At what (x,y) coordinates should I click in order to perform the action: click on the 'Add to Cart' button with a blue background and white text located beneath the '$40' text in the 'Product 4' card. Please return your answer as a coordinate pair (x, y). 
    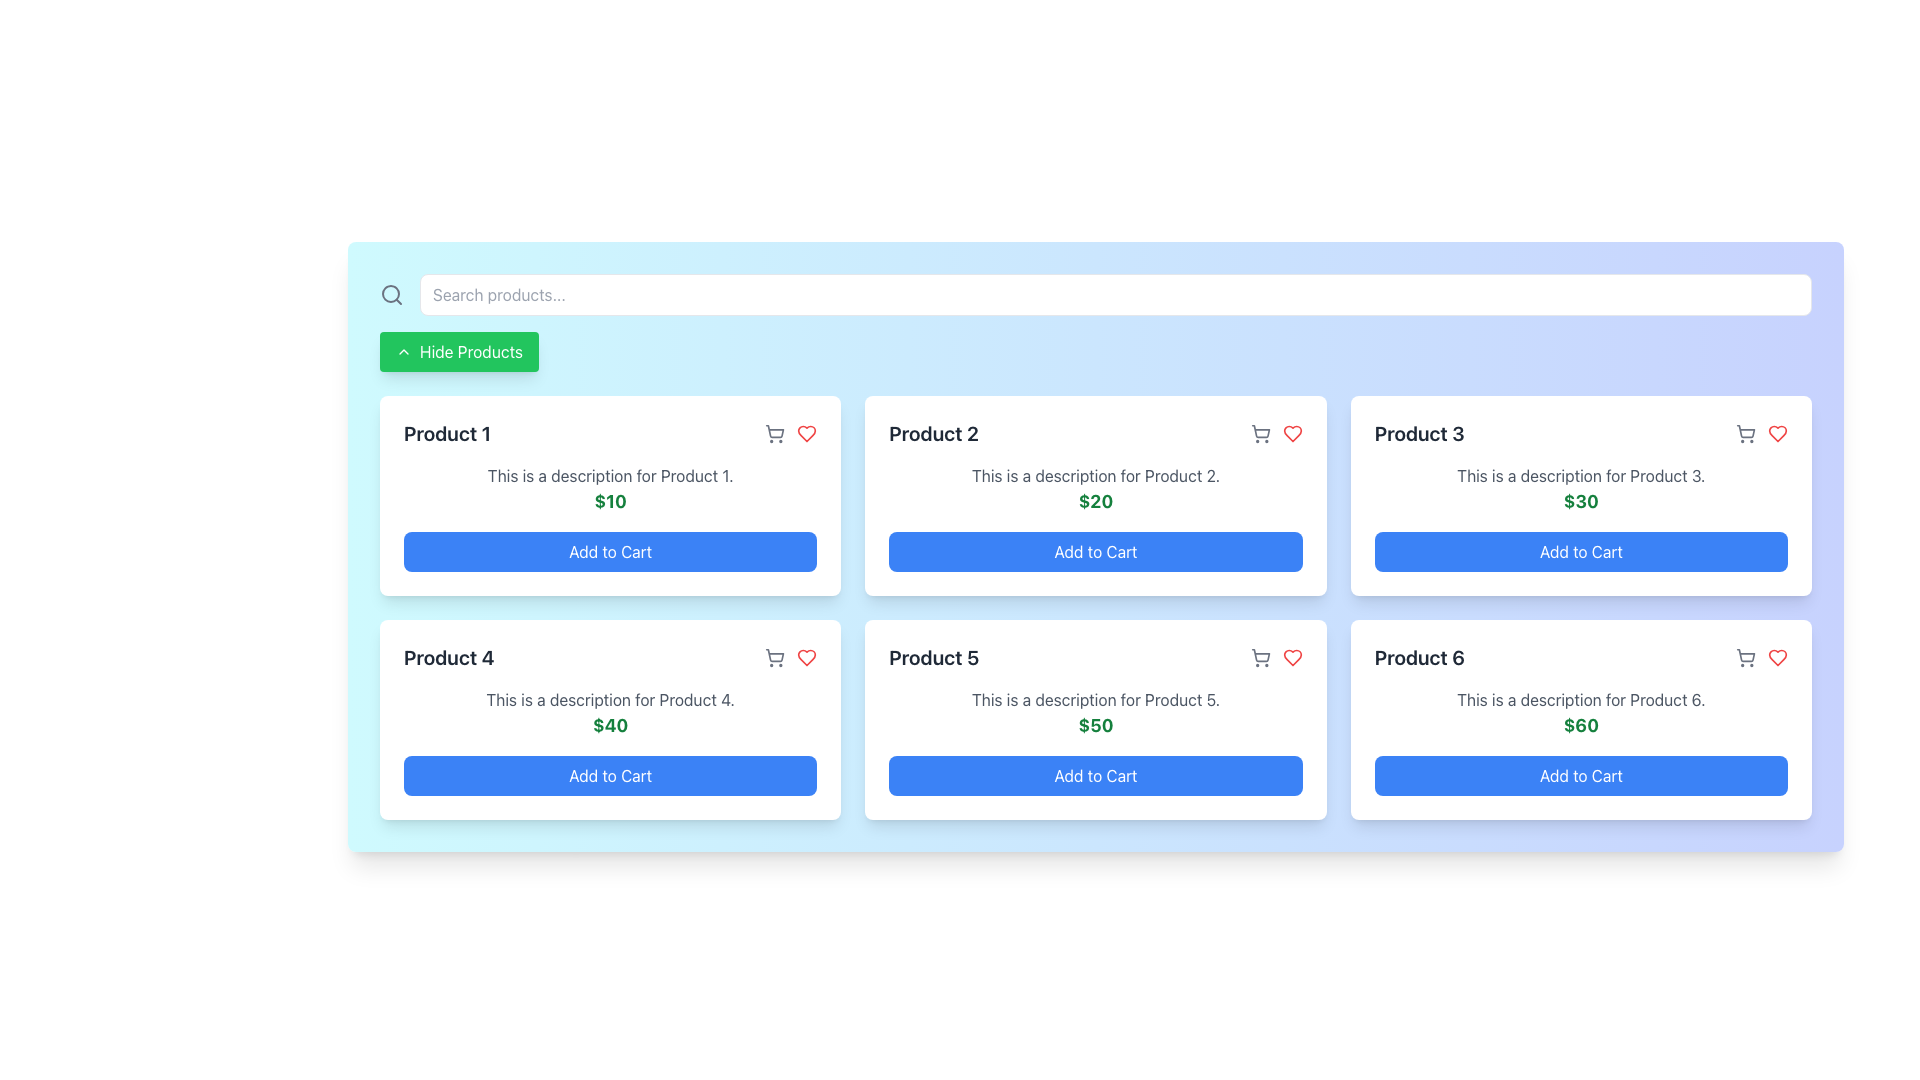
    Looking at the image, I should click on (609, 774).